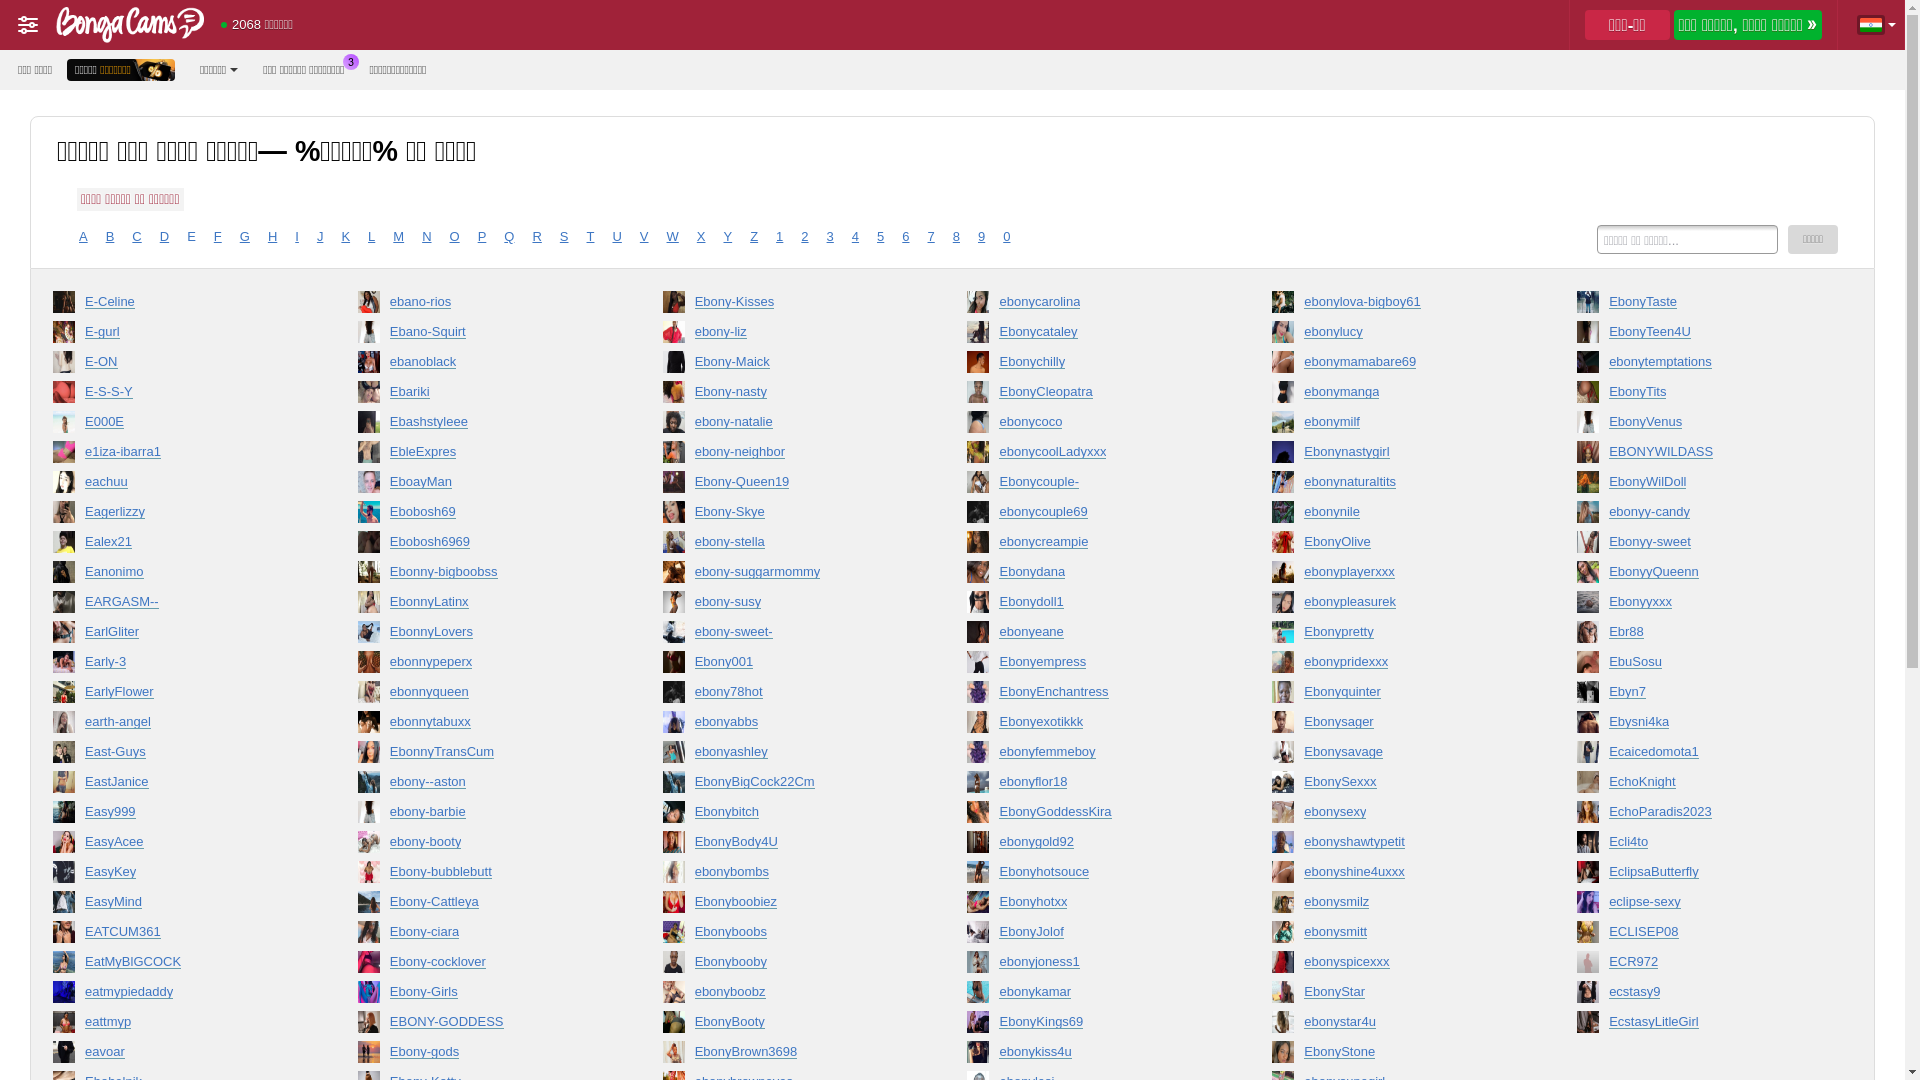 This screenshot has width=1920, height=1080. What do you see at coordinates (662, 694) in the screenshot?
I see `'ebony78hot'` at bounding box center [662, 694].